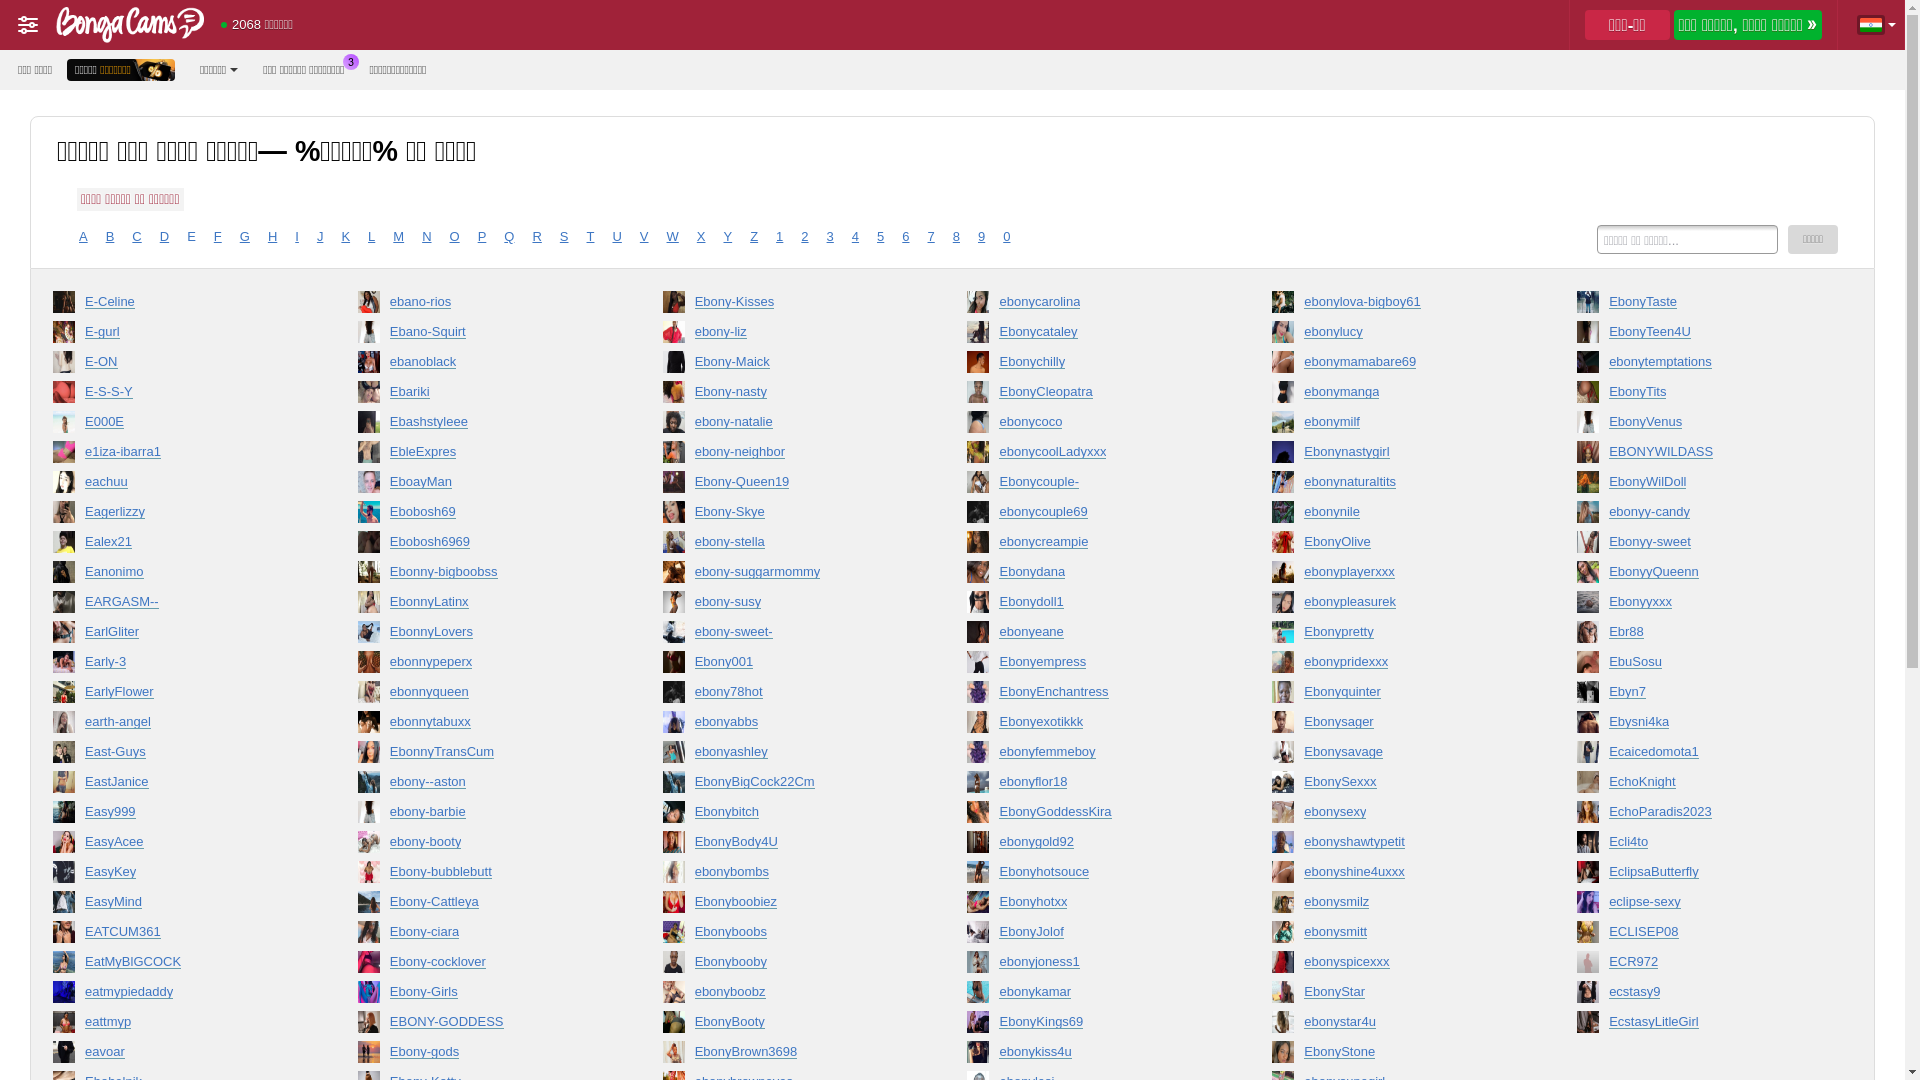 This screenshot has width=1920, height=1080. What do you see at coordinates (662, 694) in the screenshot?
I see `'ebony78hot'` at bounding box center [662, 694].